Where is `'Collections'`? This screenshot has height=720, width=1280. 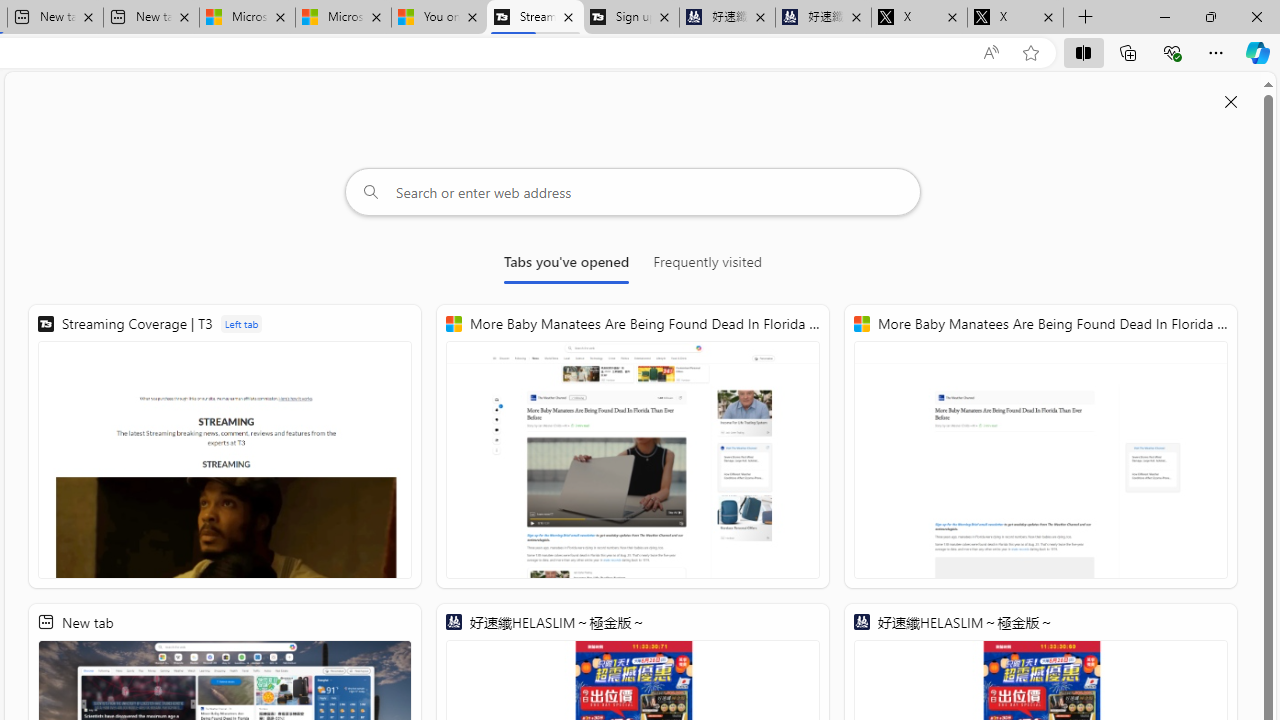
'Collections' is located at coordinates (1128, 51).